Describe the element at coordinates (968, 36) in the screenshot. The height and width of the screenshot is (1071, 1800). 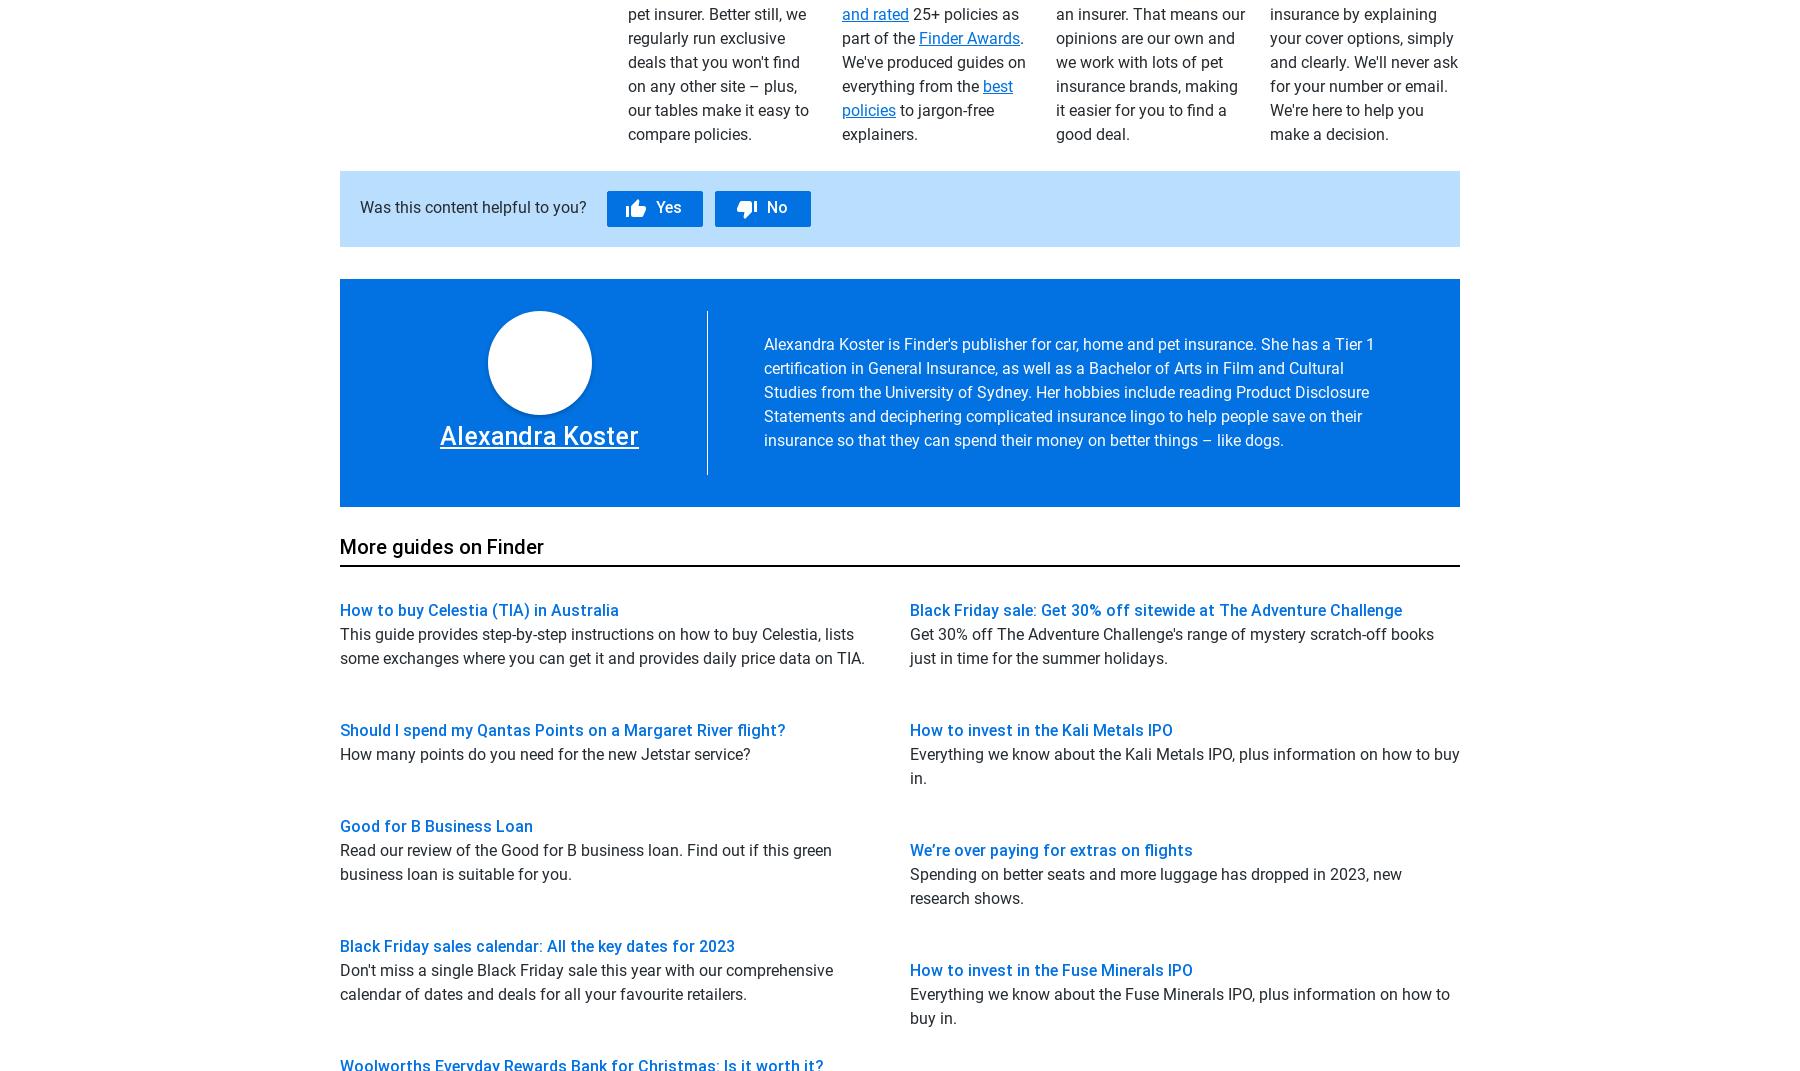
I see `'Finder Awards'` at that location.